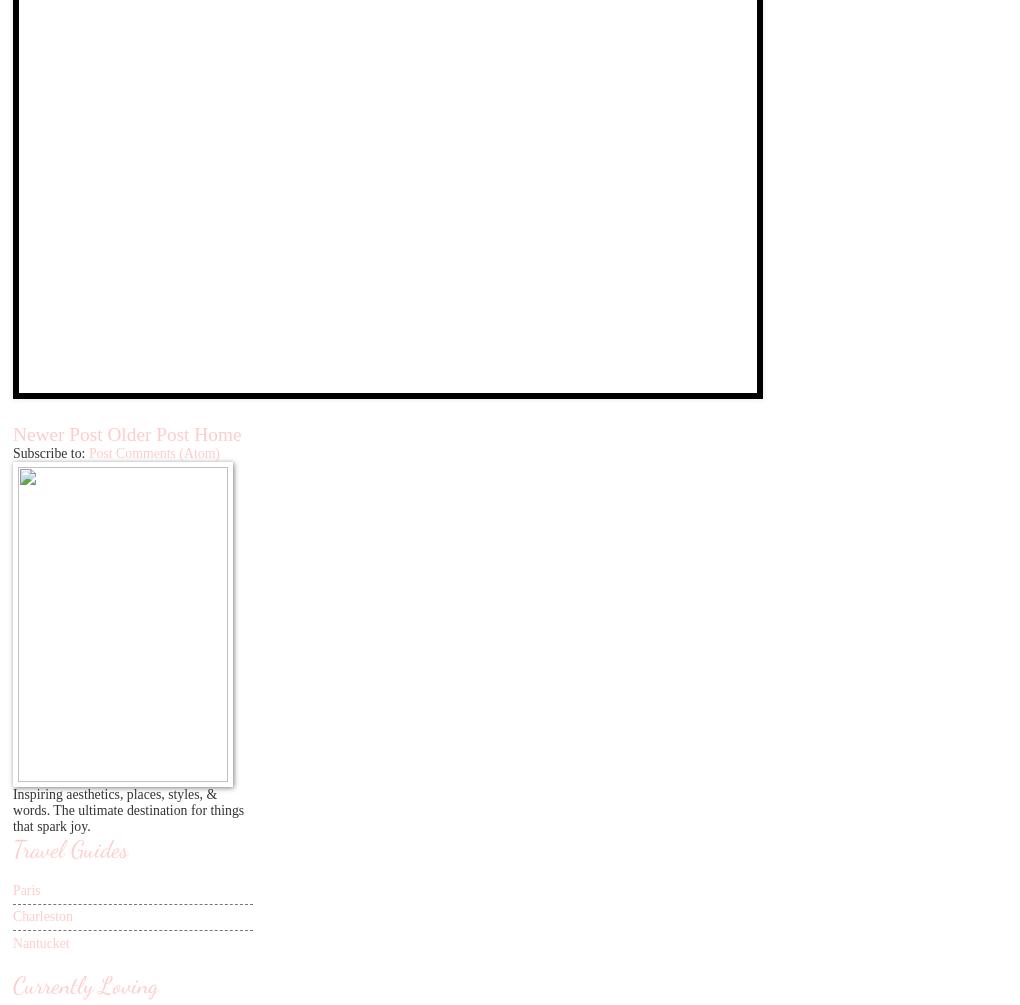  What do you see at coordinates (11, 434) in the screenshot?
I see `'Newer Post'` at bounding box center [11, 434].